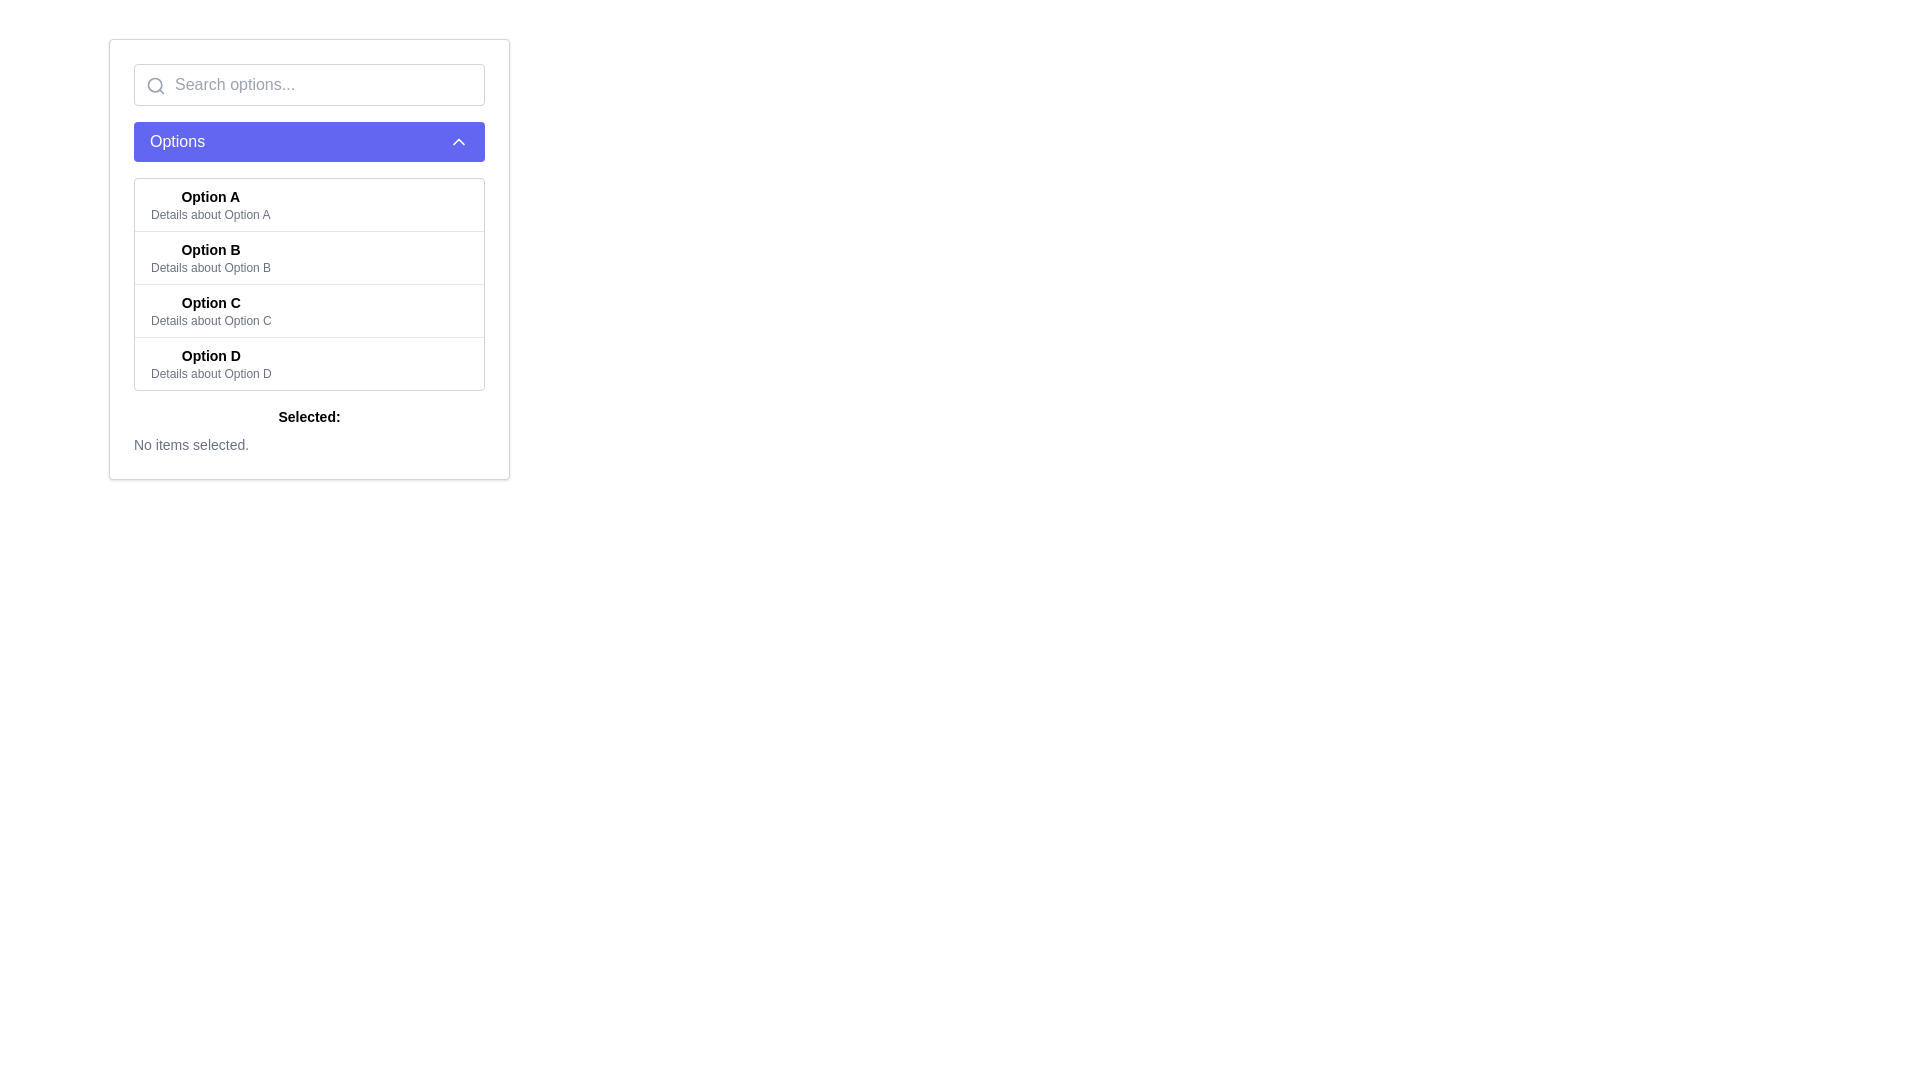 This screenshot has height=1080, width=1920. What do you see at coordinates (155, 84) in the screenshot?
I see `the magnifying glass icon located in the top-left corner of the 'Search options...' input field` at bounding box center [155, 84].